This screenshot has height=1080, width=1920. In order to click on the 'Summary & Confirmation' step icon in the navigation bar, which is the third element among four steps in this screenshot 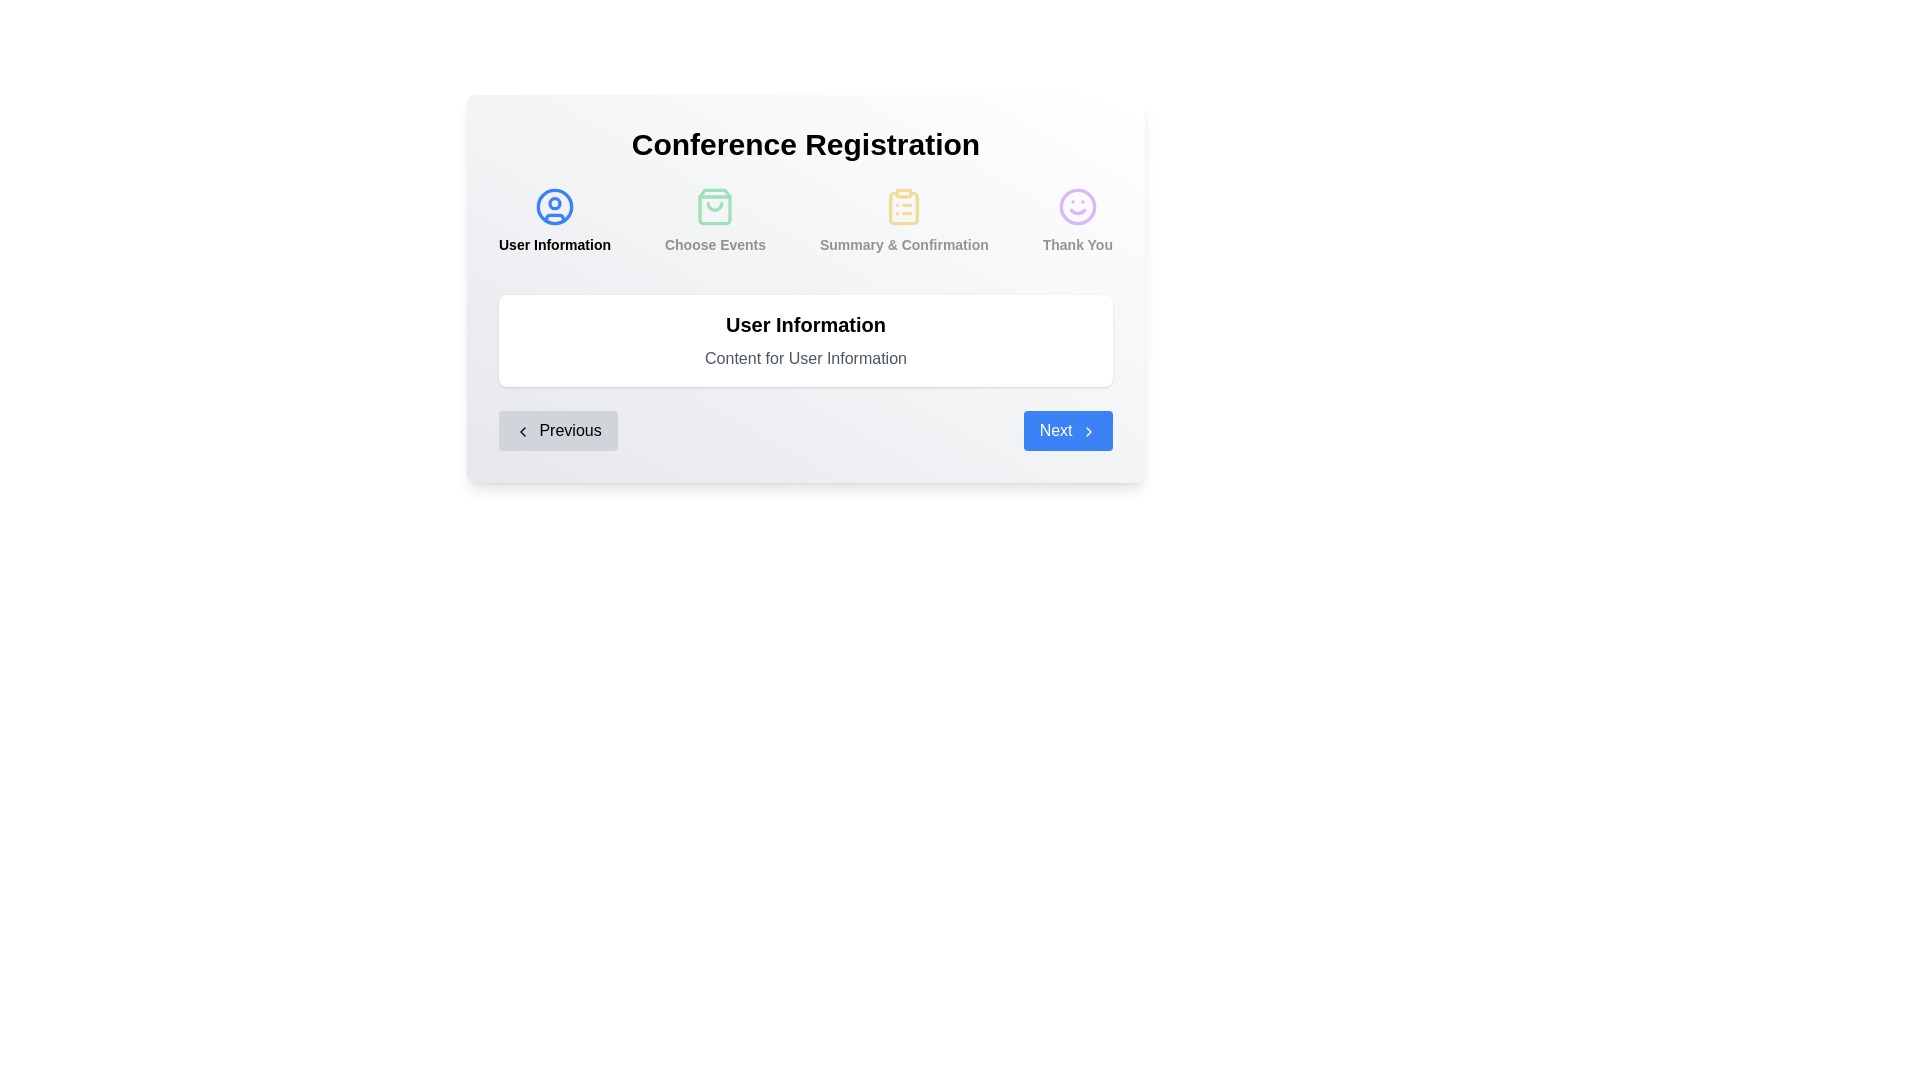, I will do `click(903, 208)`.